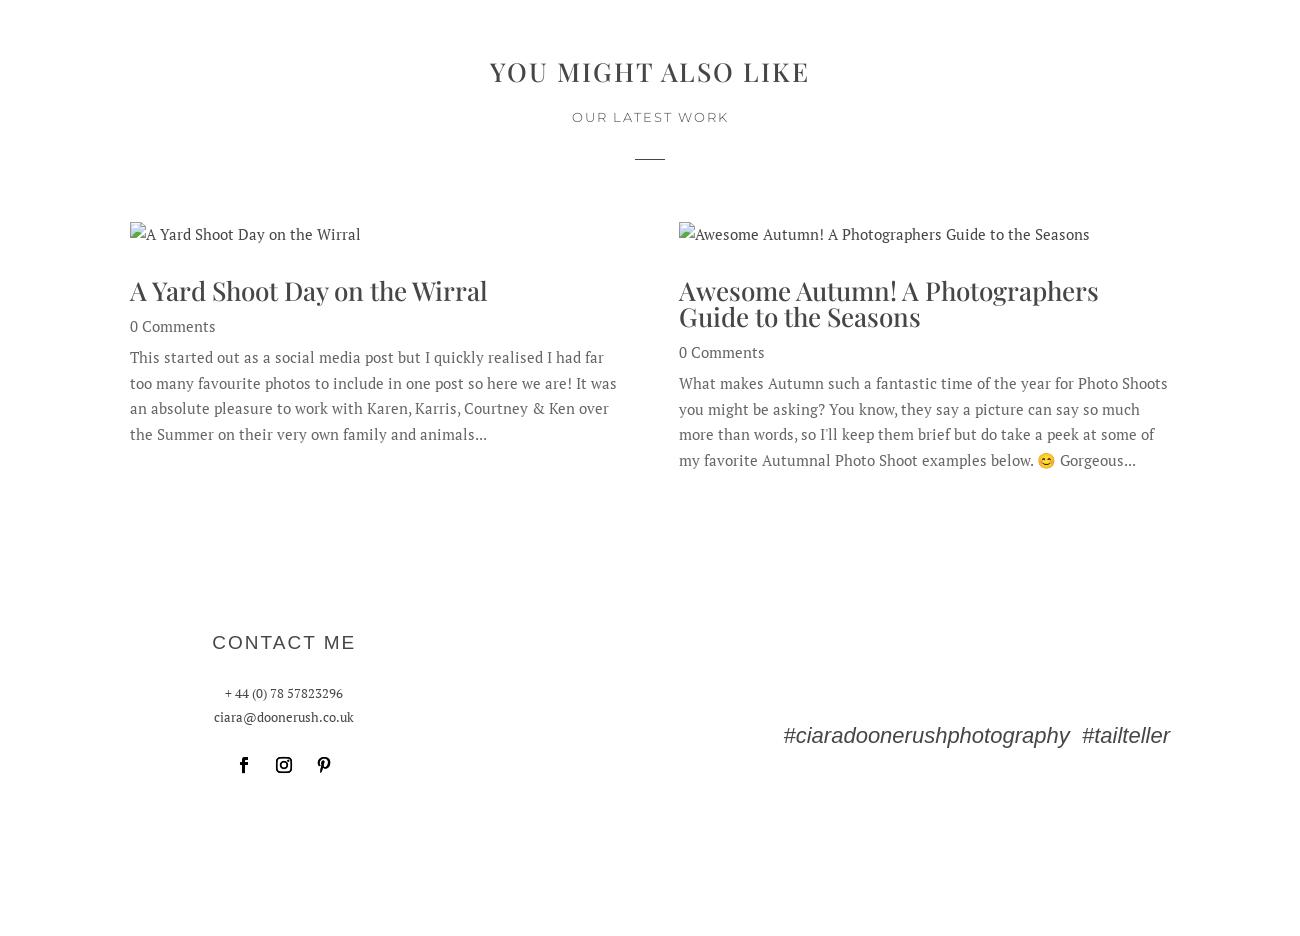  What do you see at coordinates (309, 289) in the screenshot?
I see `'A Yard Shoot Day on the Wirral'` at bounding box center [309, 289].